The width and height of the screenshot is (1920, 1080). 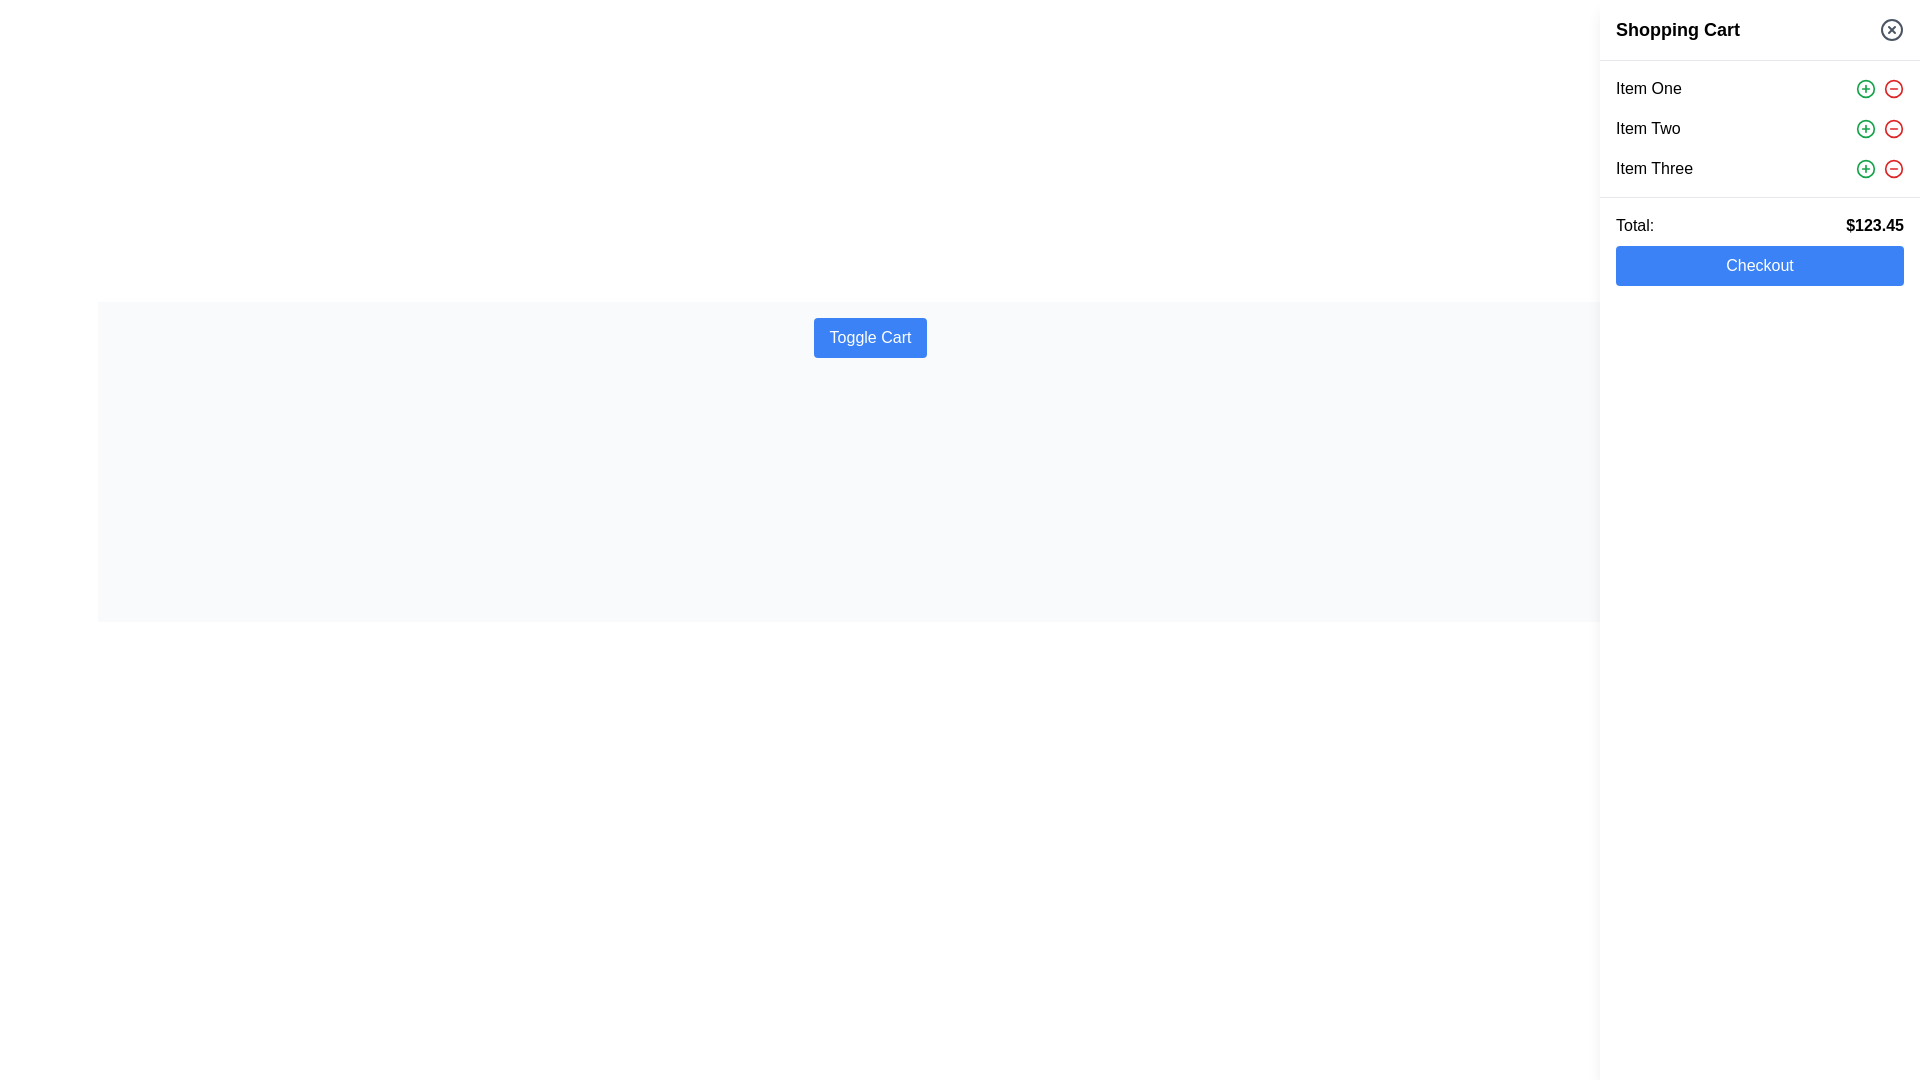 What do you see at coordinates (1890, 30) in the screenshot?
I see `the close button on the 'Shopping Cart' interface` at bounding box center [1890, 30].